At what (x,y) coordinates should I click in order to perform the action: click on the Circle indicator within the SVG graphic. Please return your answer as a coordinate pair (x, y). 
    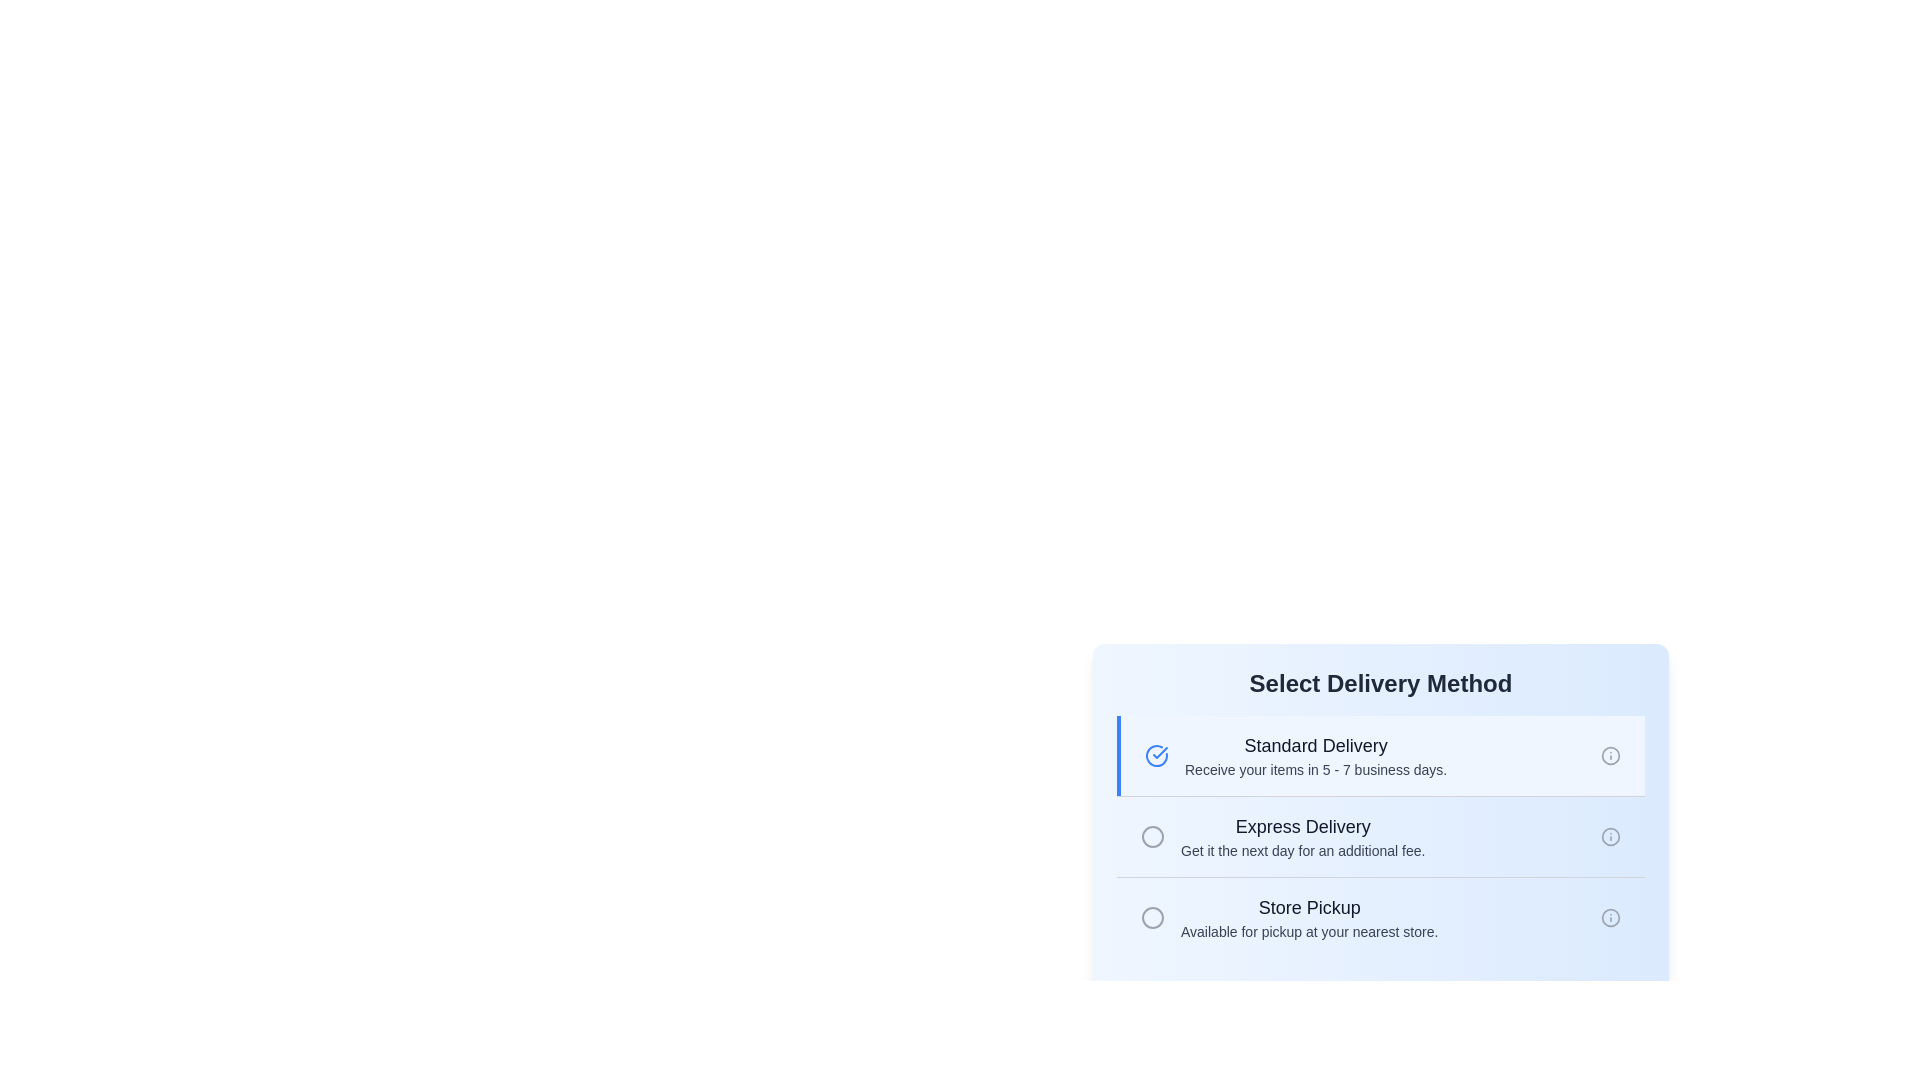
    Looking at the image, I should click on (1152, 837).